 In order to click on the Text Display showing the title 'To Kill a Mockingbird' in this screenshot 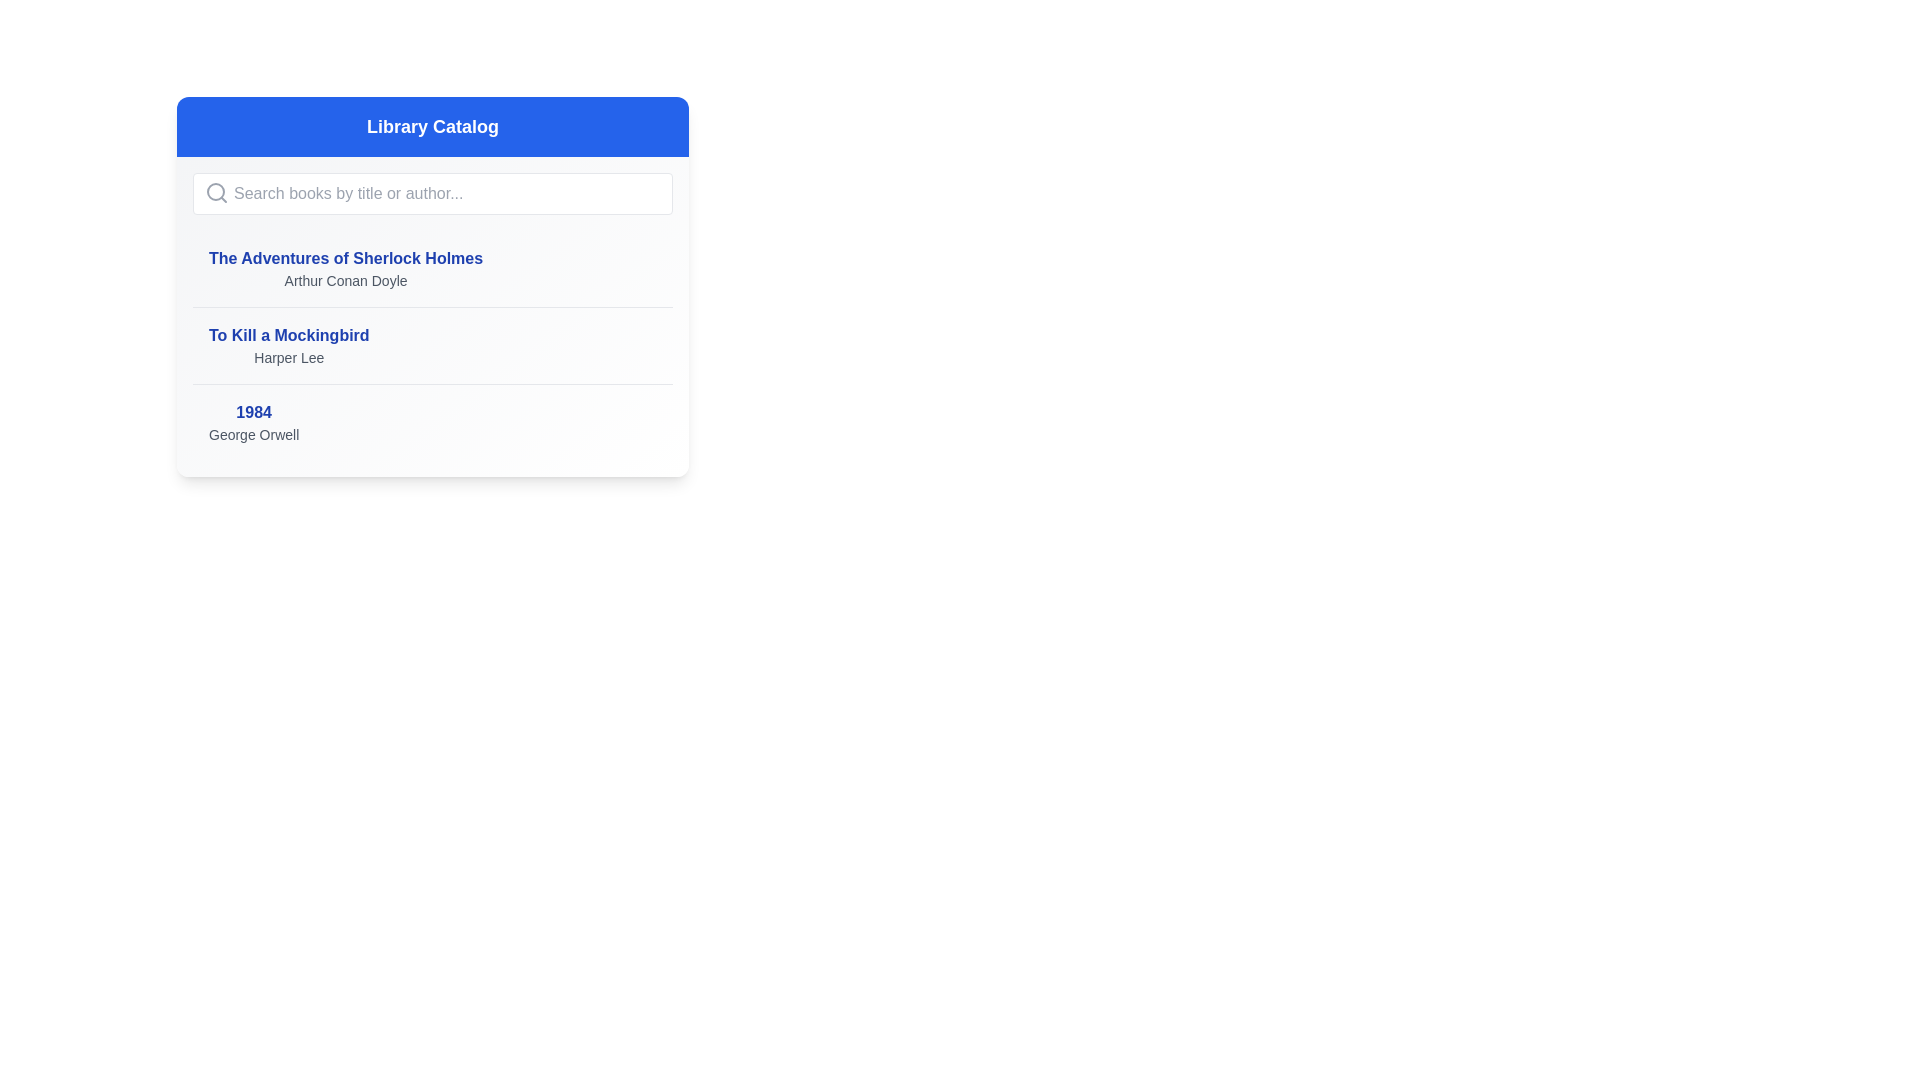, I will do `click(288, 345)`.